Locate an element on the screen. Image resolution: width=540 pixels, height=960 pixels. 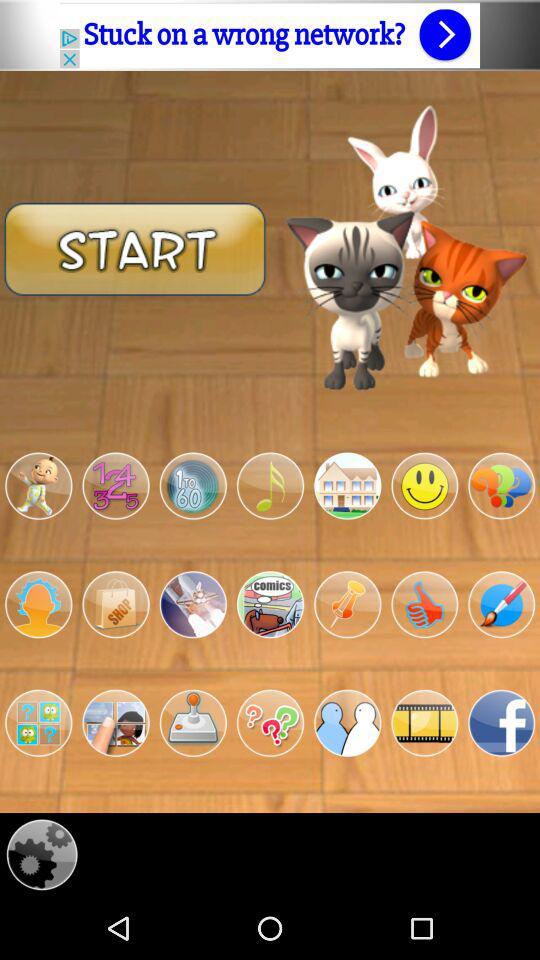
the favorite icon is located at coordinates (270, 773).